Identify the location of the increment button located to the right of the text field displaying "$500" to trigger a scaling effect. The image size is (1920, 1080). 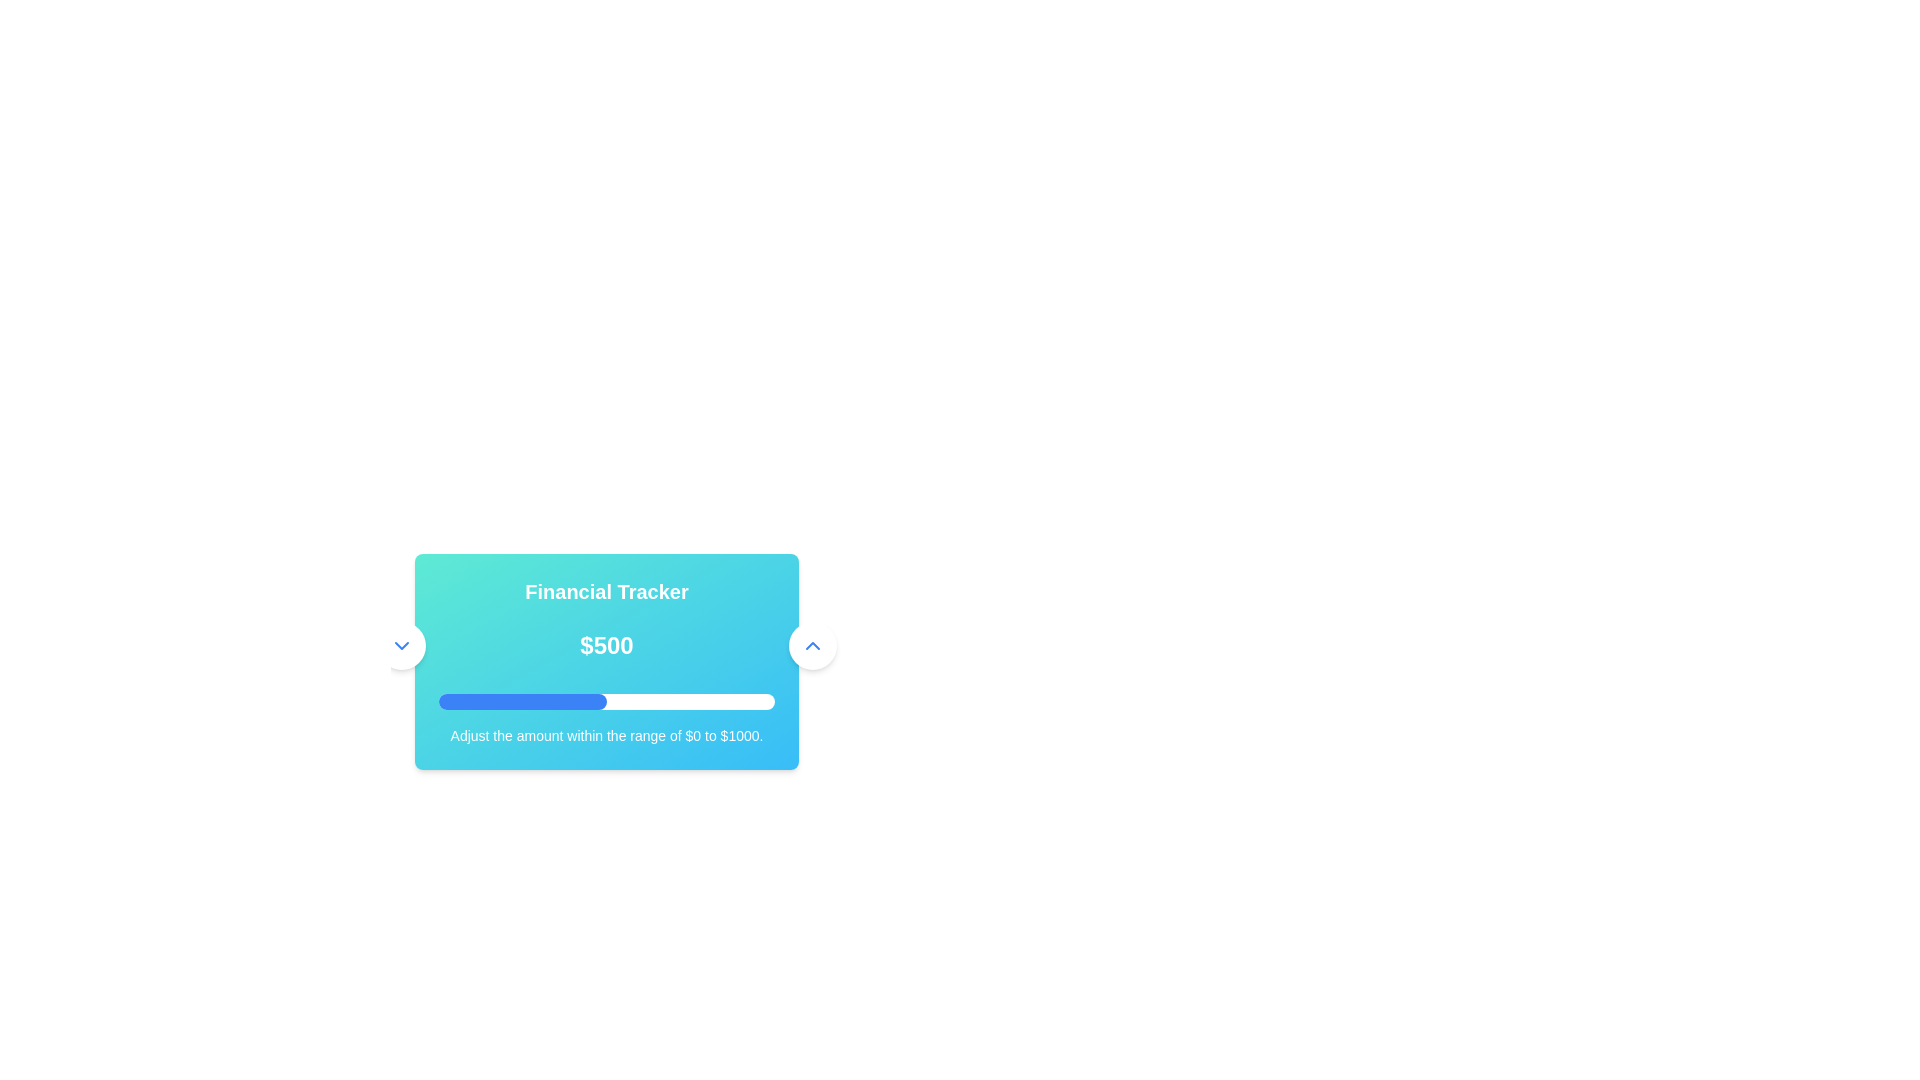
(812, 645).